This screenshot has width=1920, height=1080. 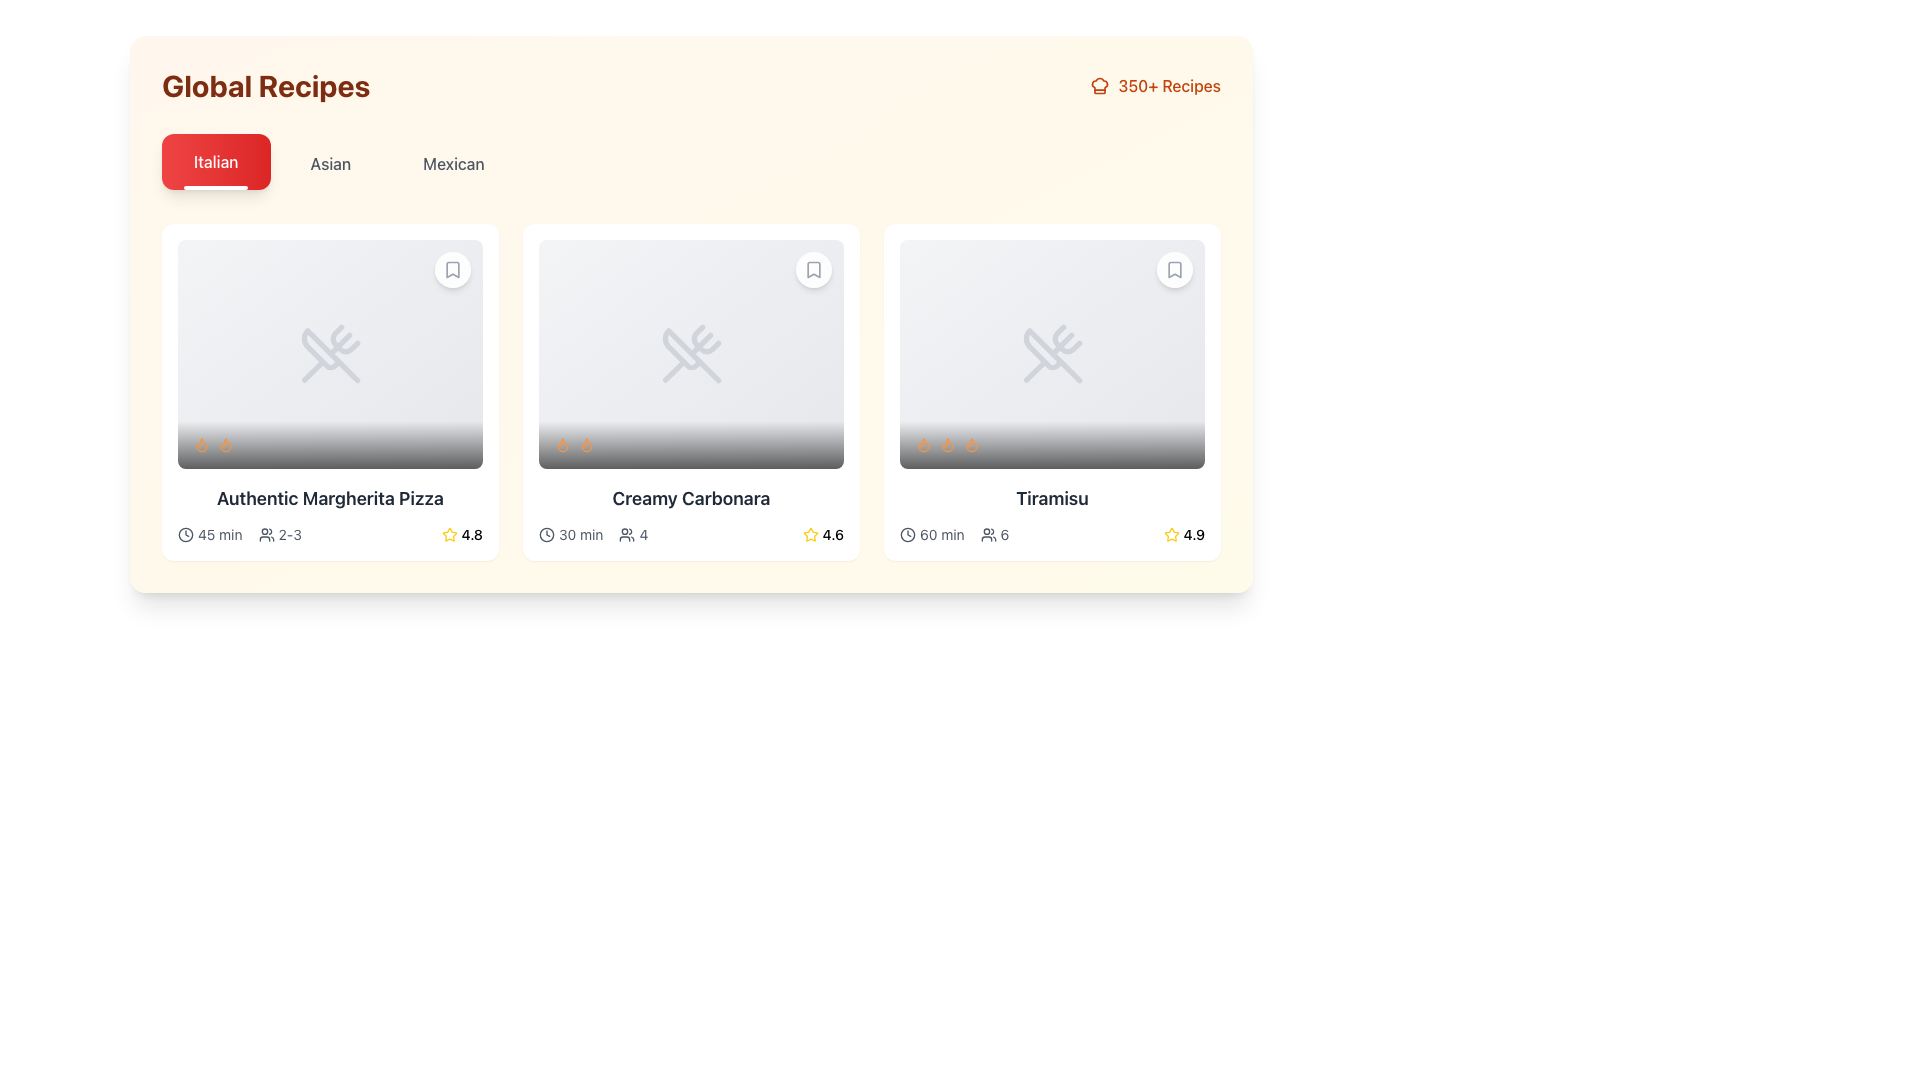 What do you see at coordinates (1184, 533) in the screenshot?
I see `rating value '4.9' from the Rating indicator, which is represented by a numerical text styled with a medium-weight font and a yellow star icon on the 'Tiramisu' card in the third column of the recipe cards list` at bounding box center [1184, 533].